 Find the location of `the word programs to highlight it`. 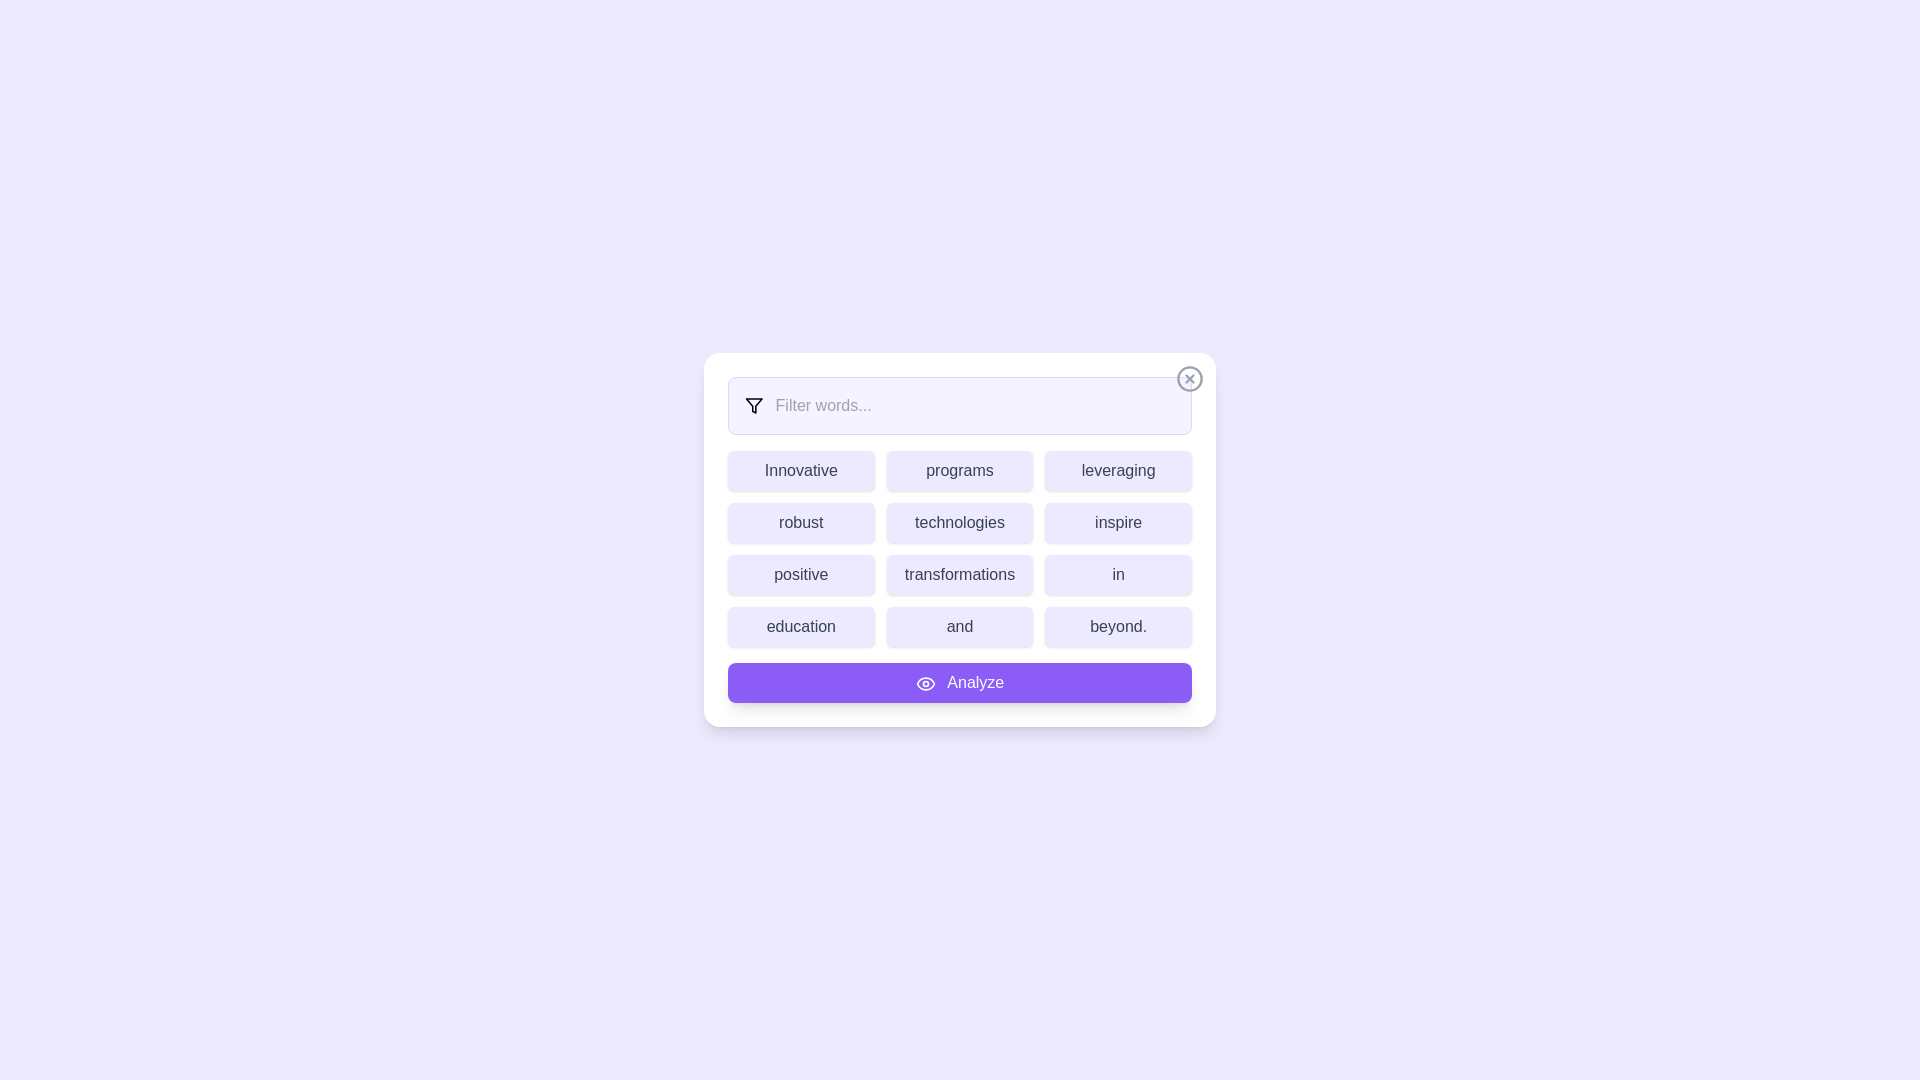

the word programs to highlight it is located at coordinates (960, 470).